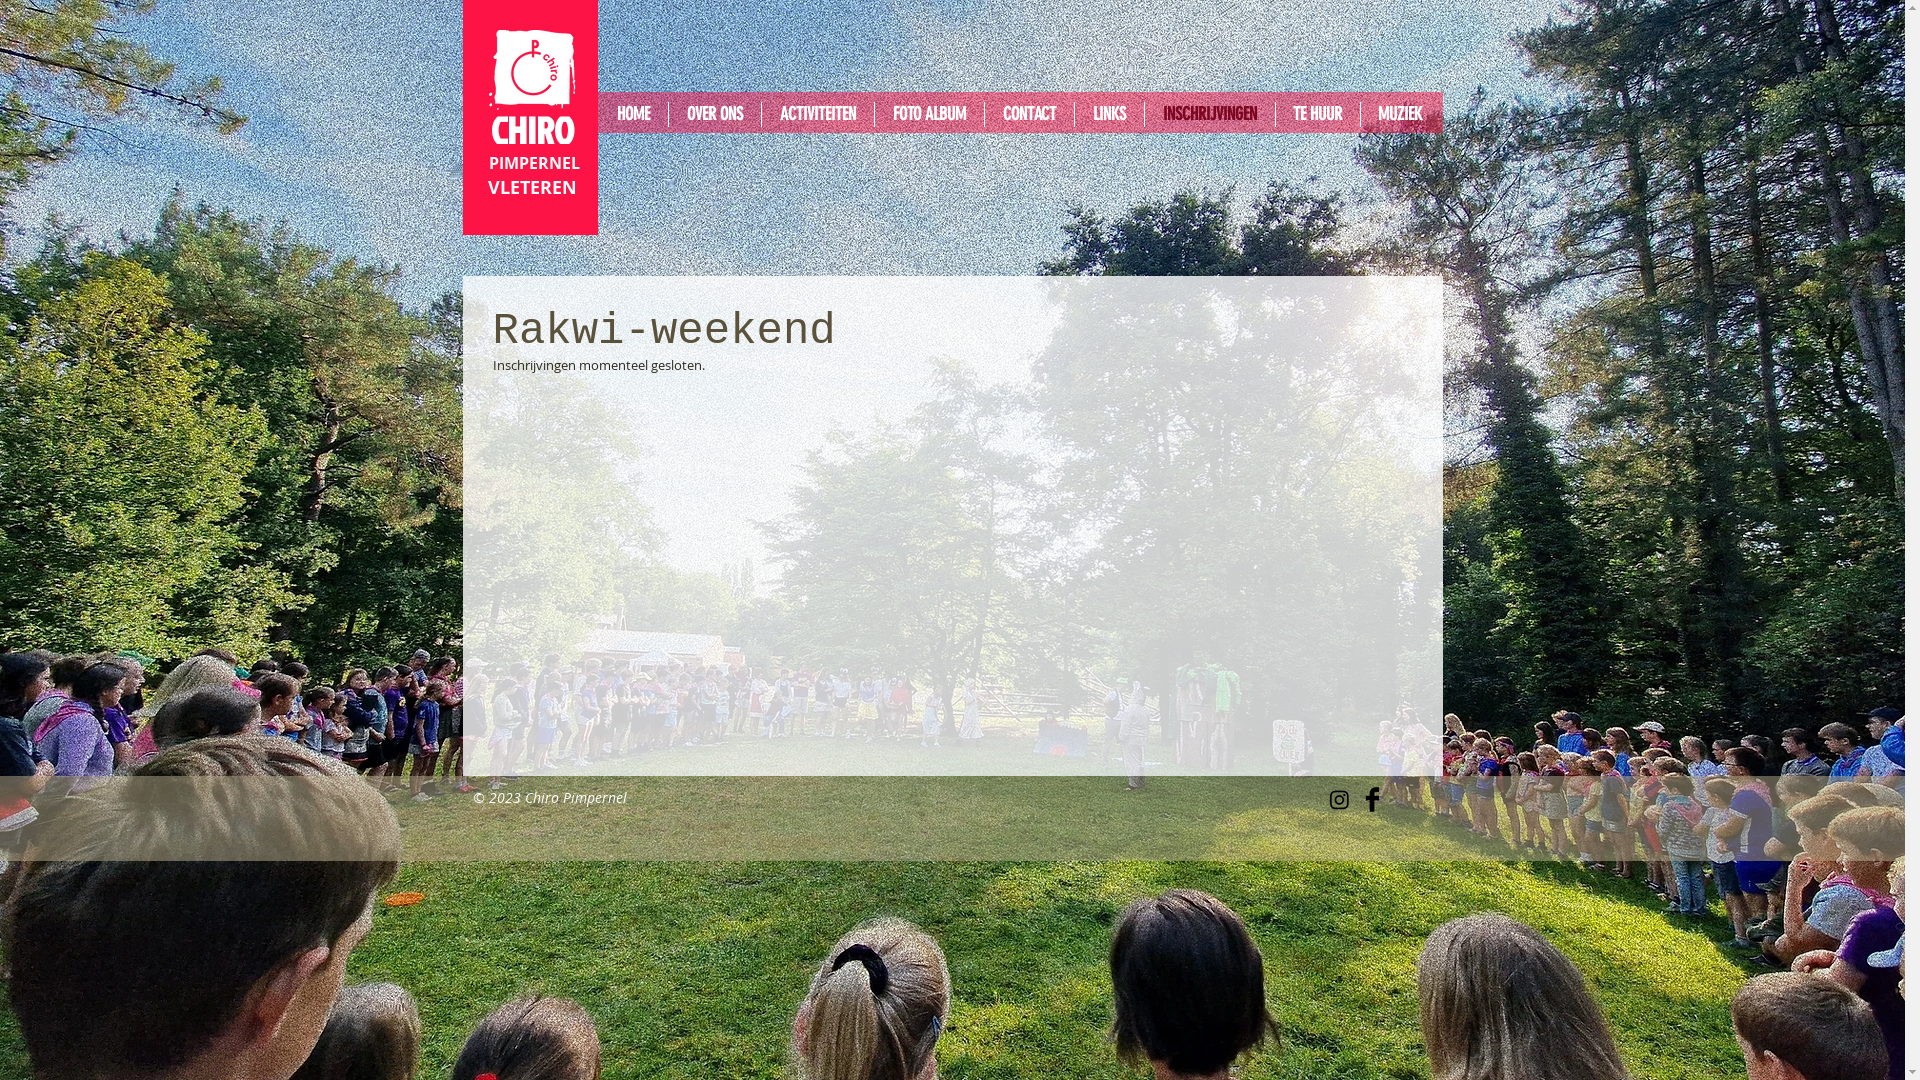 The width and height of the screenshot is (1920, 1080). What do you see at coordinates (1073, 114) in the screenshot?
I see `'LINKS'` at bounding box center [1073, 114].